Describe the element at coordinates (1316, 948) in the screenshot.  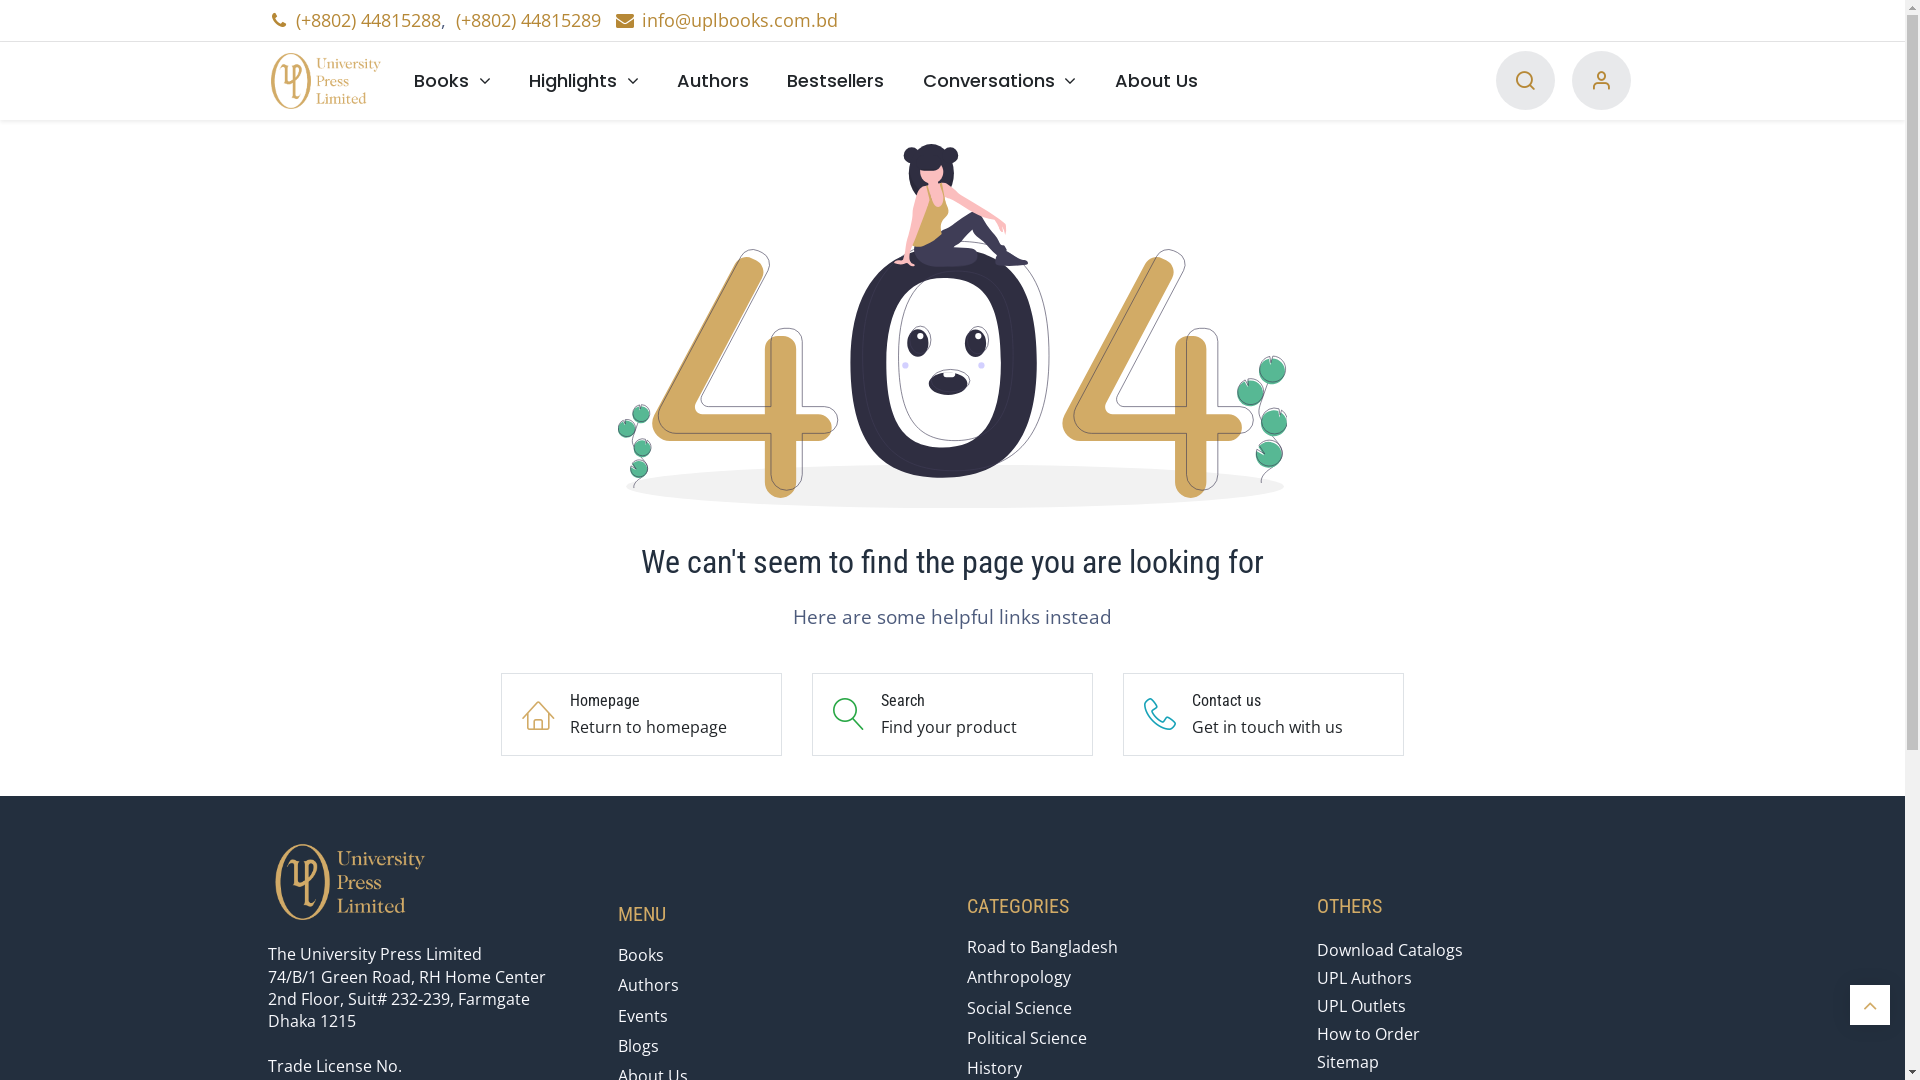
I see `'Download Catalogs'` at that location.